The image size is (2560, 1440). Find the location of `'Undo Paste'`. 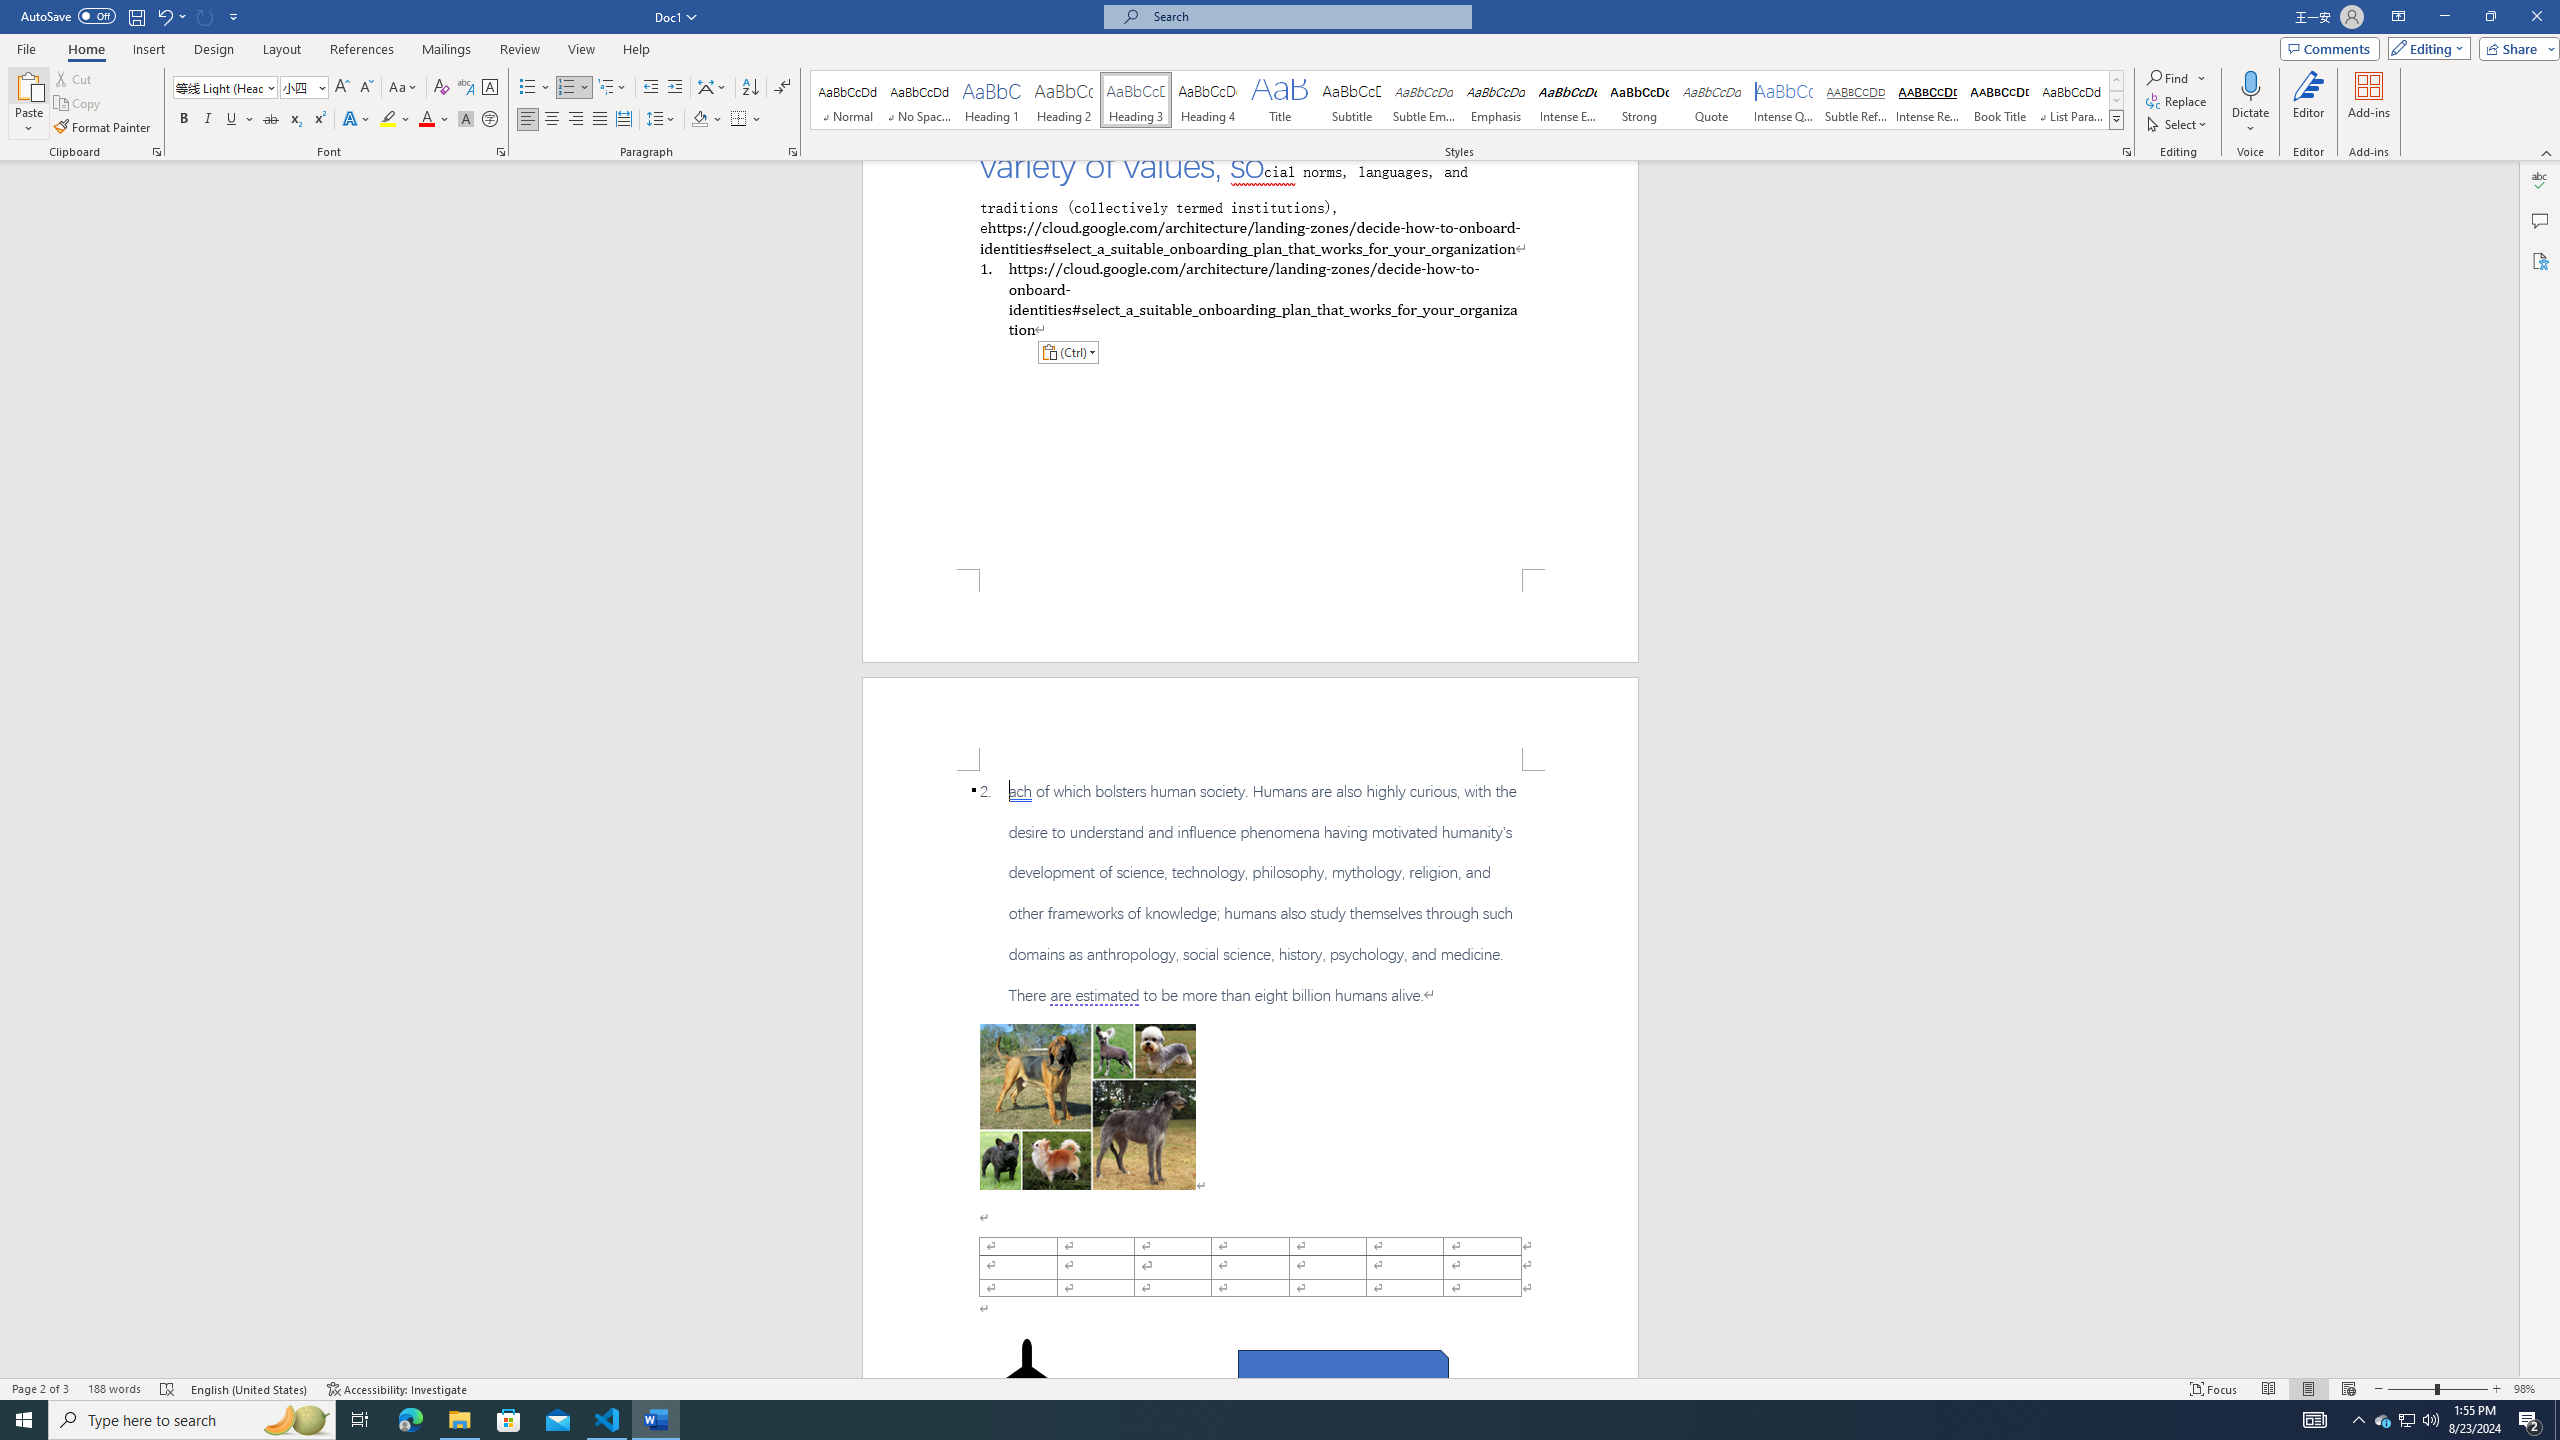

'Undo Paste' is located at coordinates (170, 15).